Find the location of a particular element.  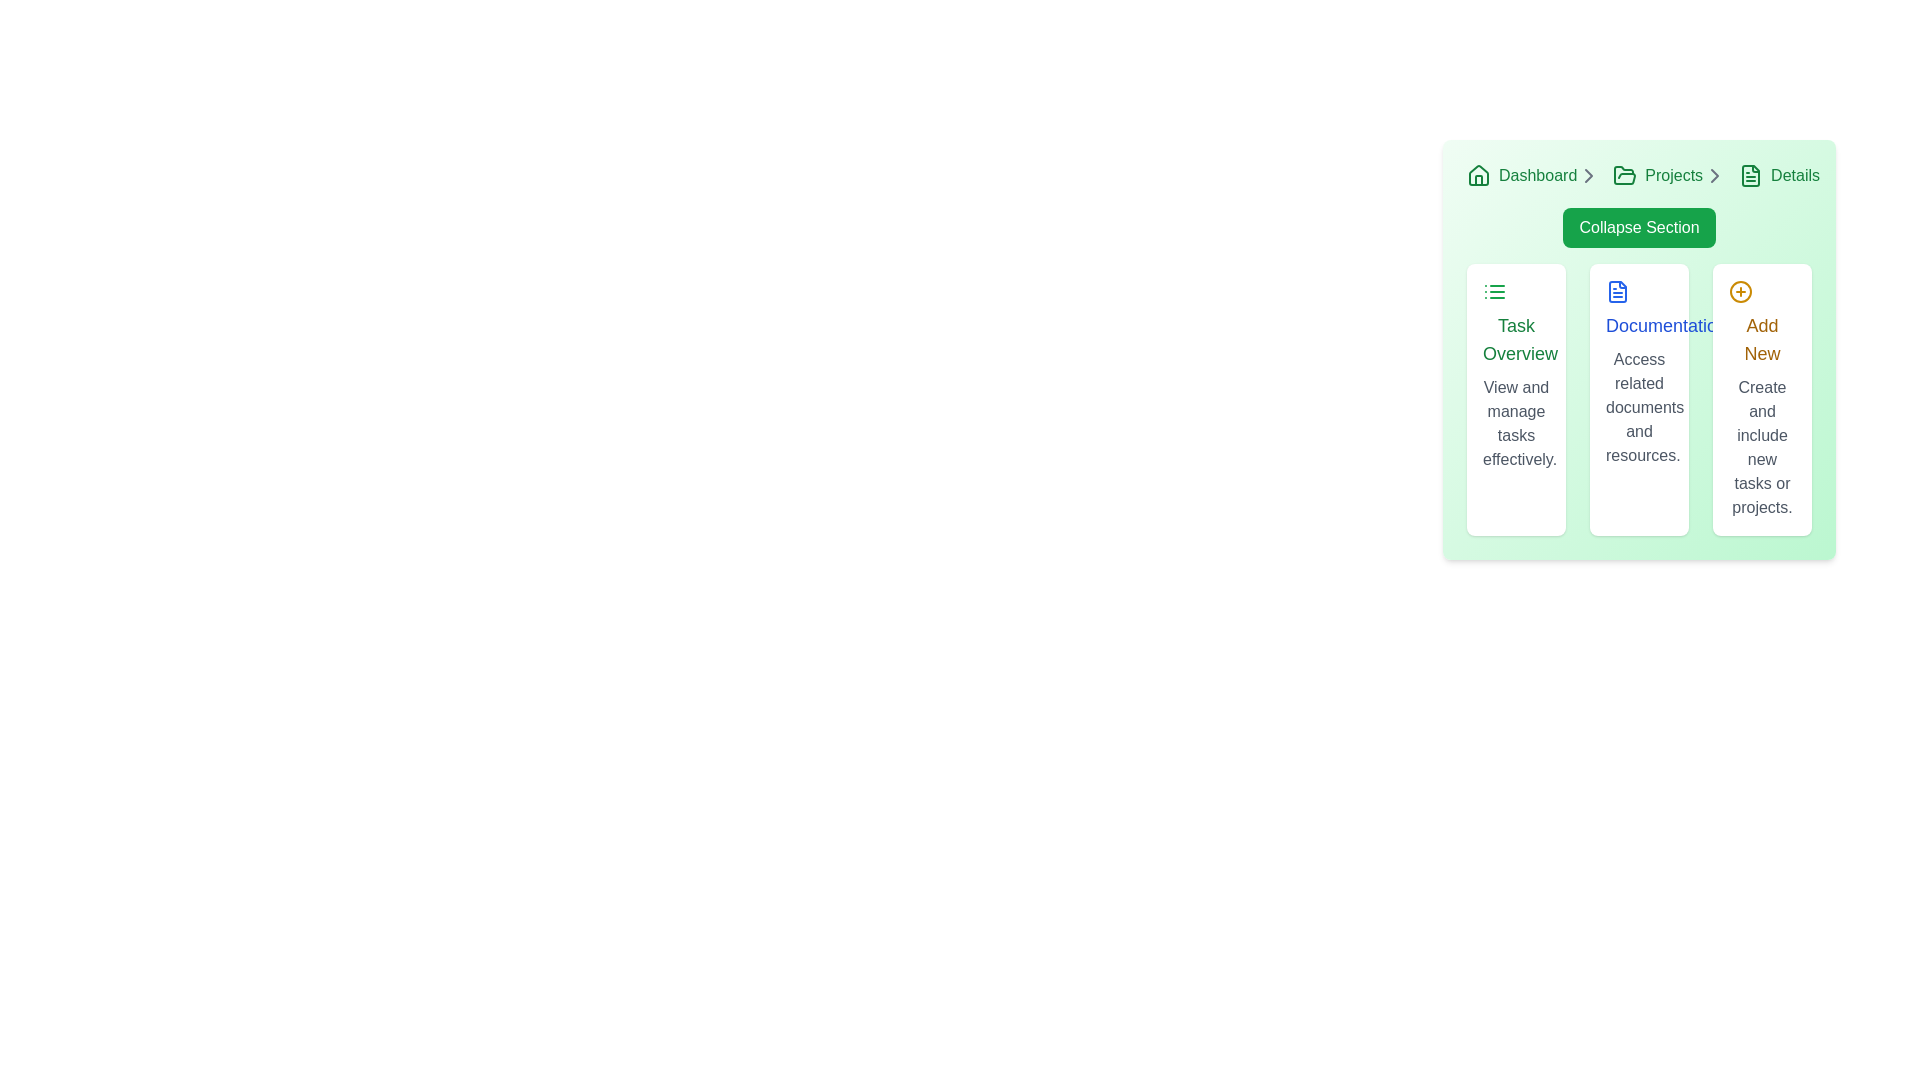

the 'Projects' hyperlink, which is styled in green and located is located at coordinates (1657, 175).